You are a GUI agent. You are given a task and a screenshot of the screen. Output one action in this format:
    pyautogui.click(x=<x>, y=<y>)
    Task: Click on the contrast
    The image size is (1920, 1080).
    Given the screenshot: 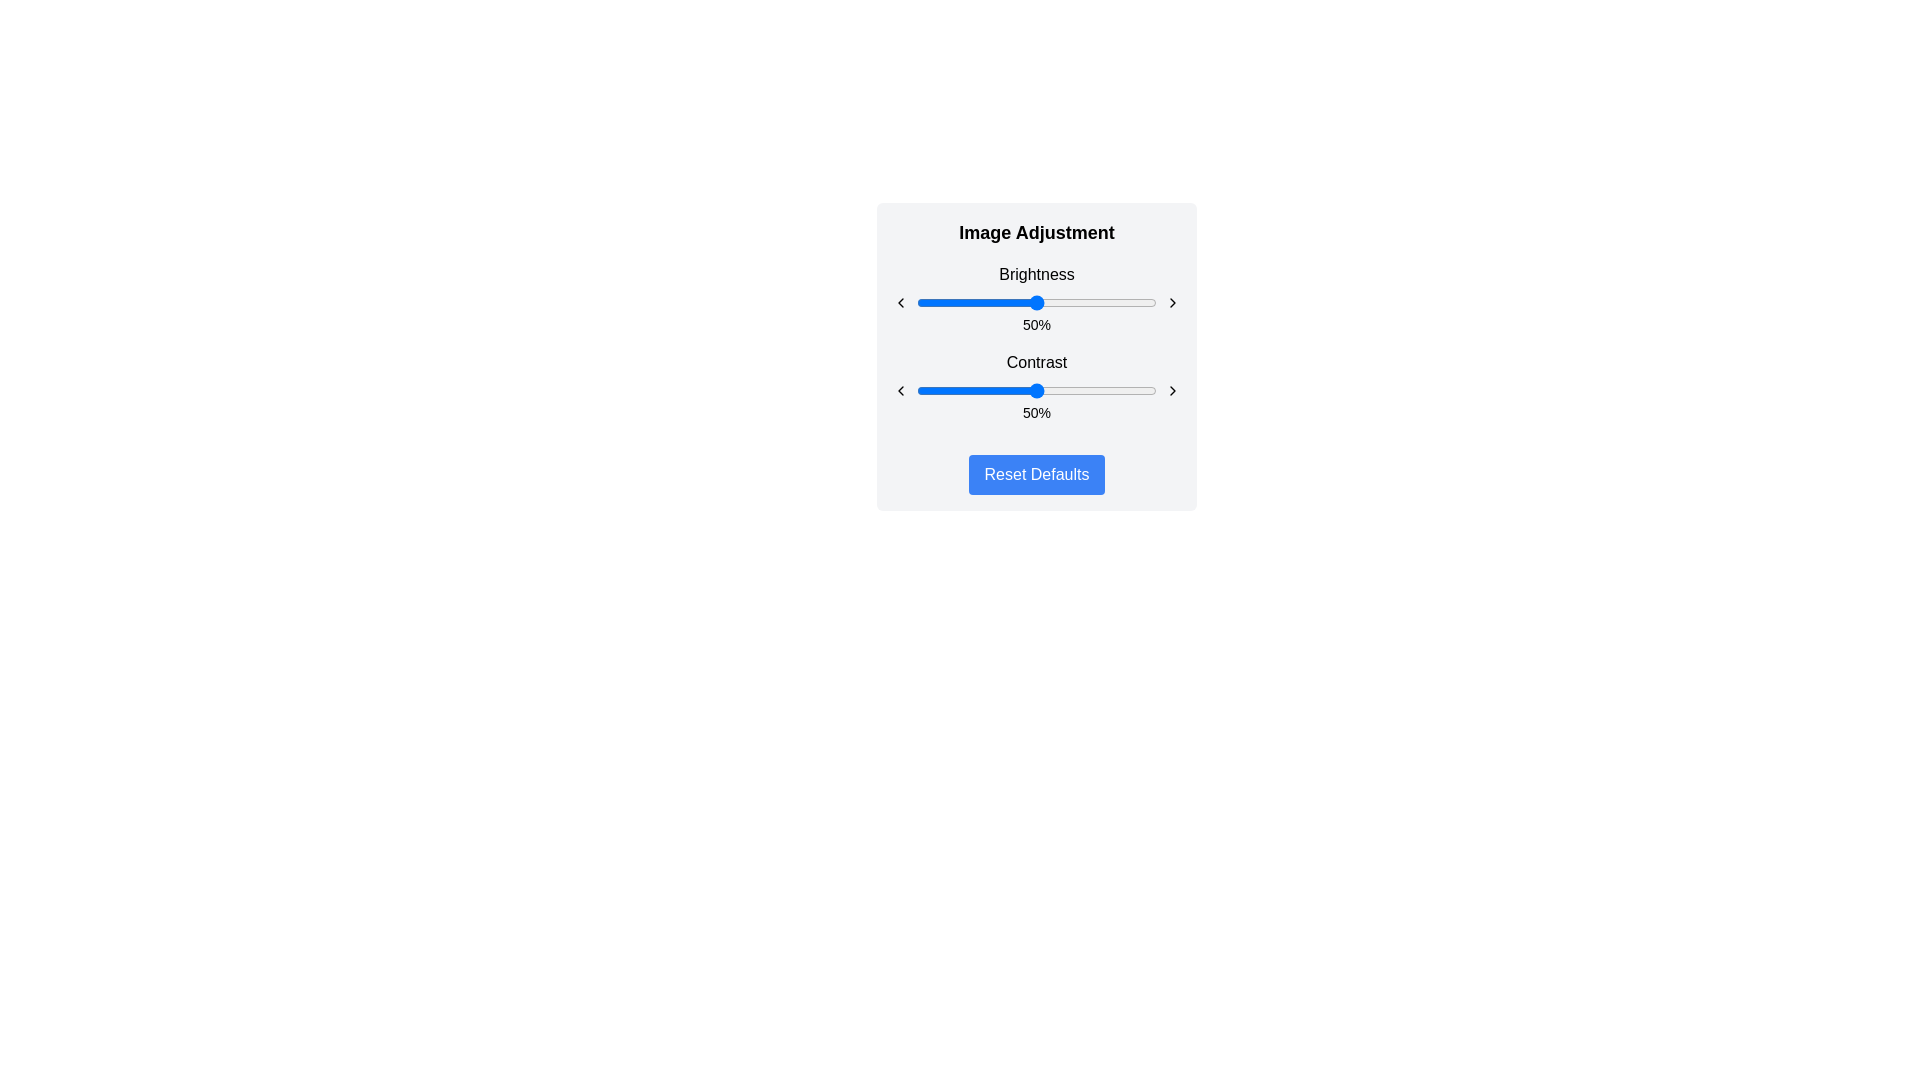 What is the action you would take?
    pyautogui.click(x=1062, y=390)
    